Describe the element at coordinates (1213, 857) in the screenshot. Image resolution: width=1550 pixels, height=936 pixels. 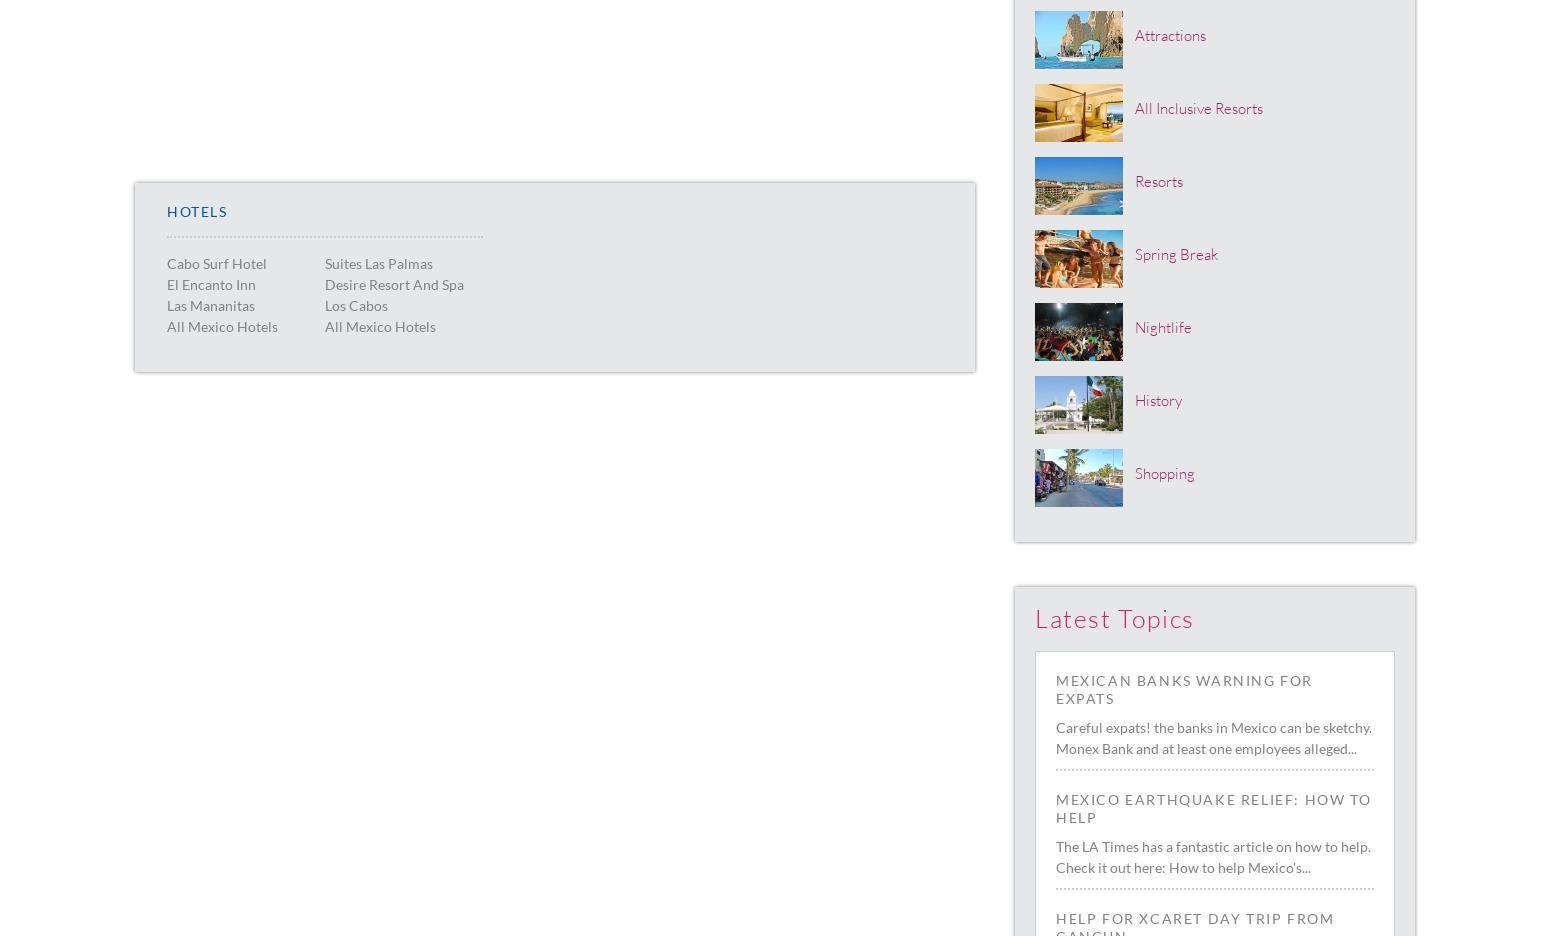
I see `'The LA Times has a fantastic article on how to help. Check it out here: How to help Mexico's...'` at that location.